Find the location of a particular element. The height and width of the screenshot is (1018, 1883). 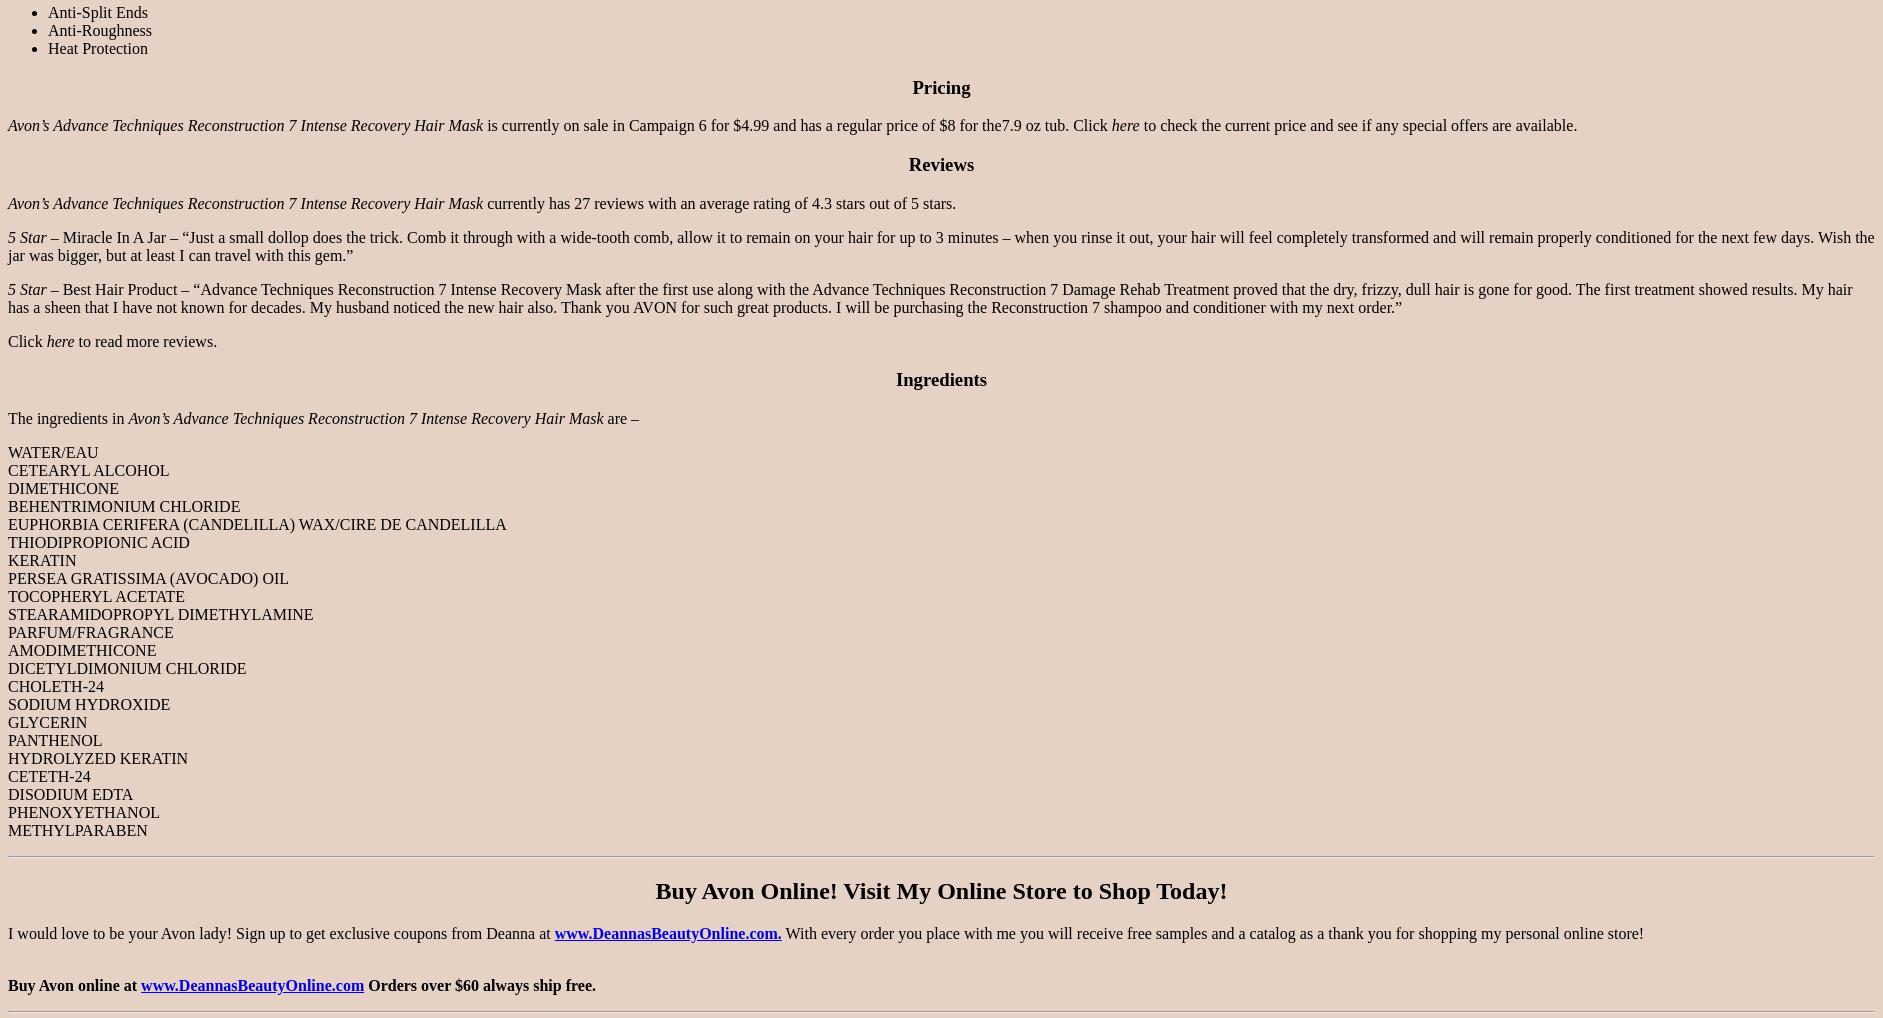

'Ingredients' is located at coordinates (893, 379).